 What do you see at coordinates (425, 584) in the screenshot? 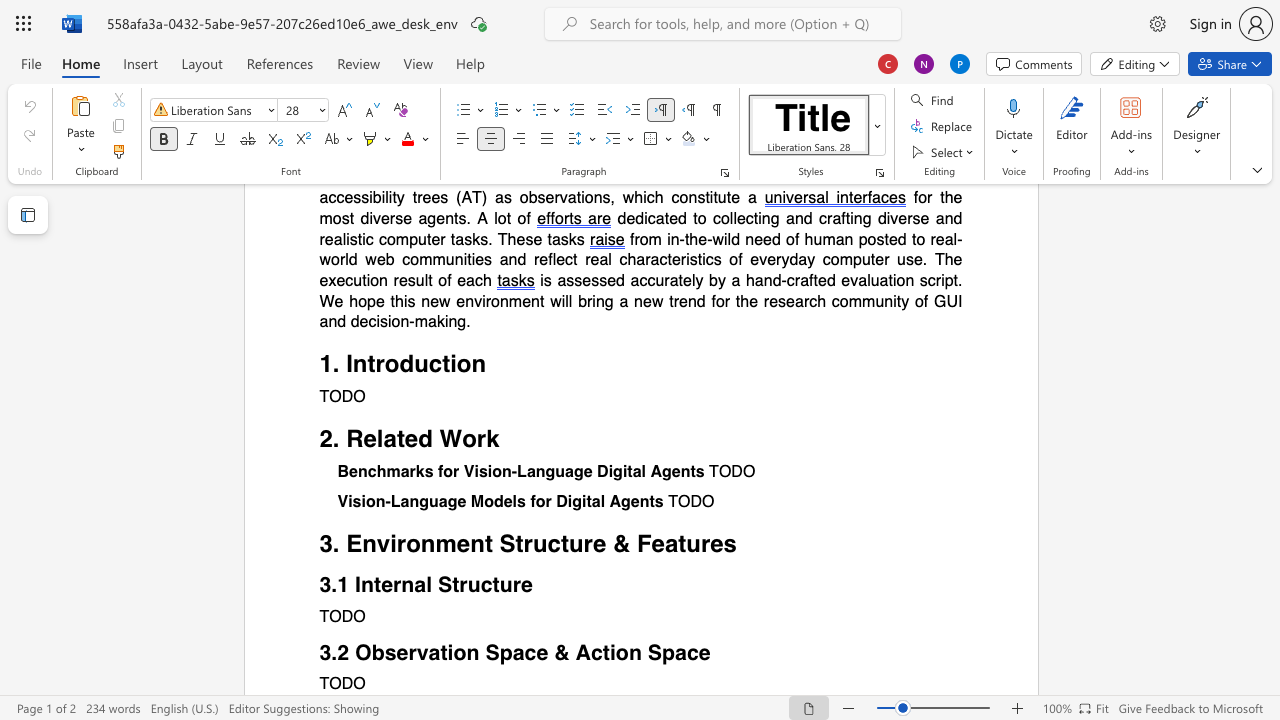
I see `the subset text "l Struct" within the text "3.1 Internal Structure"` at bounding box center [425, 584].